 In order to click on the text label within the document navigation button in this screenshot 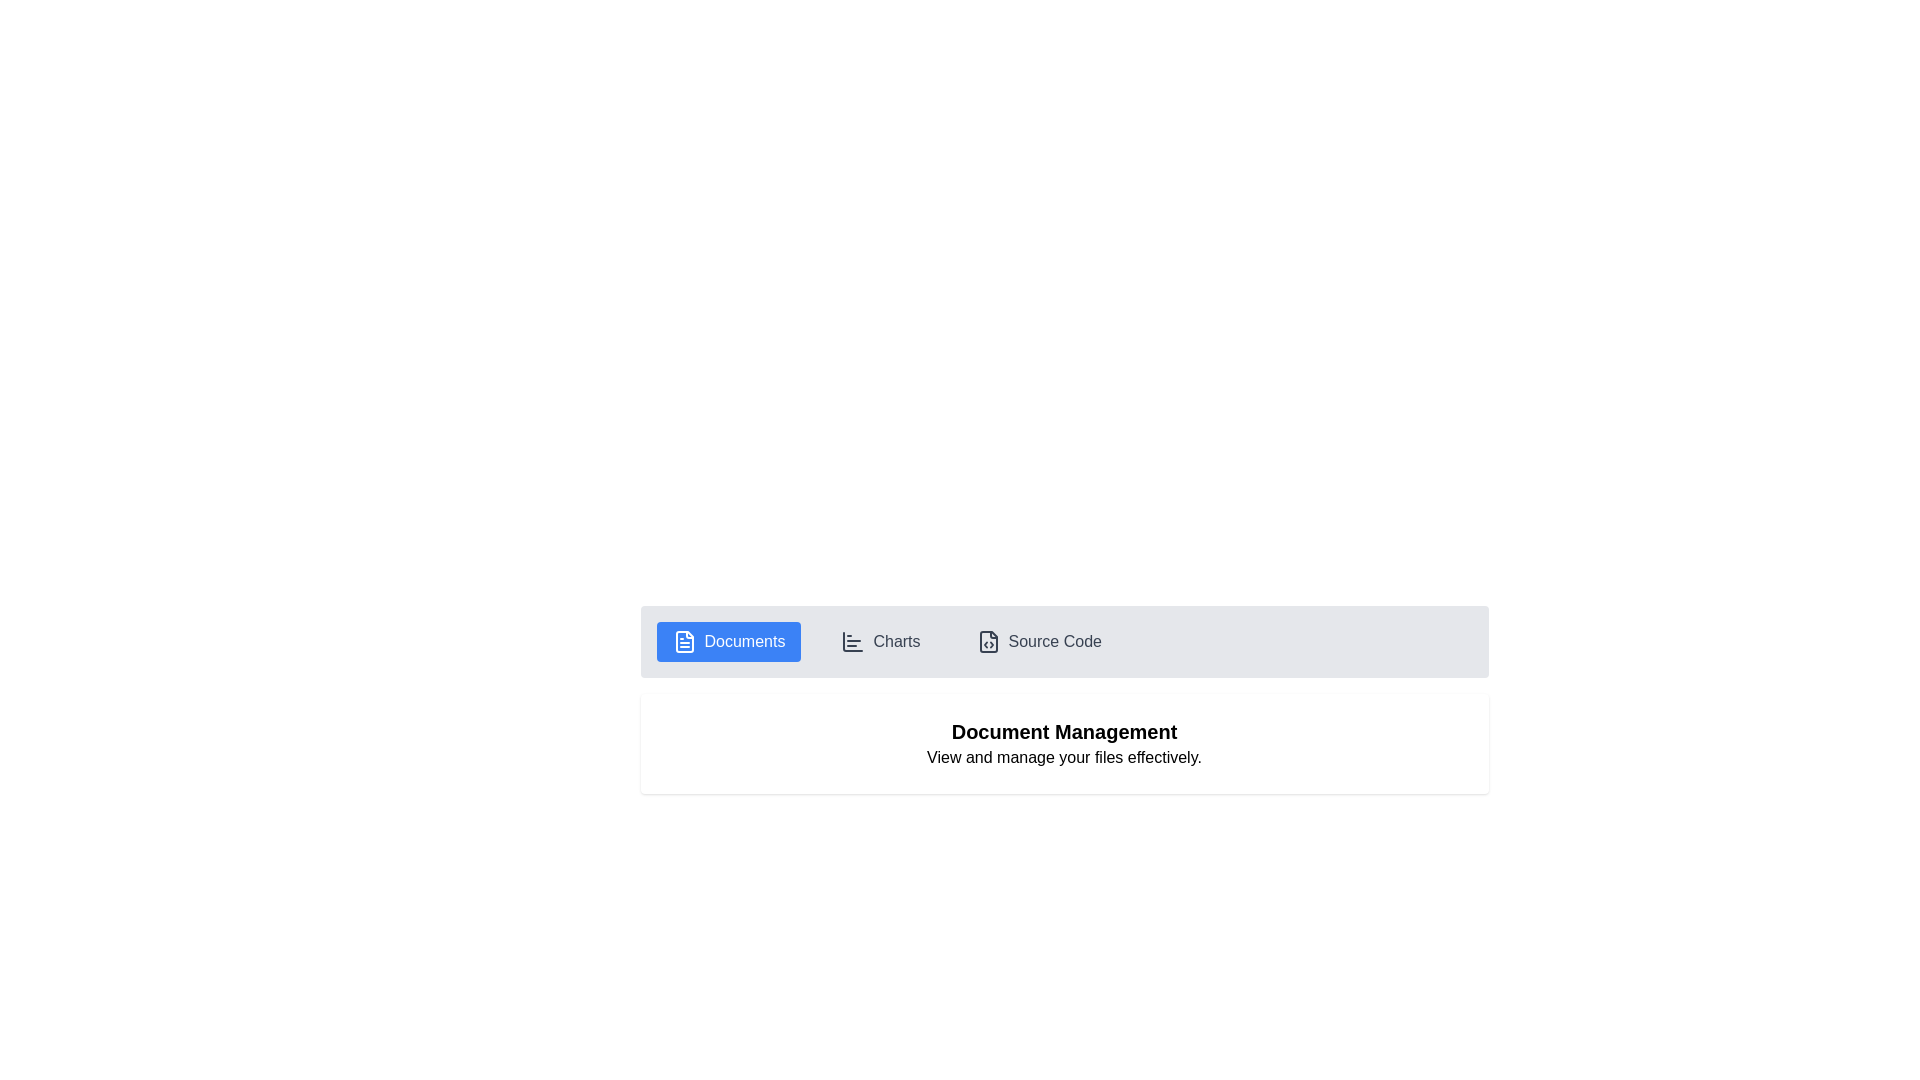, I will do `click(743, 641)`.